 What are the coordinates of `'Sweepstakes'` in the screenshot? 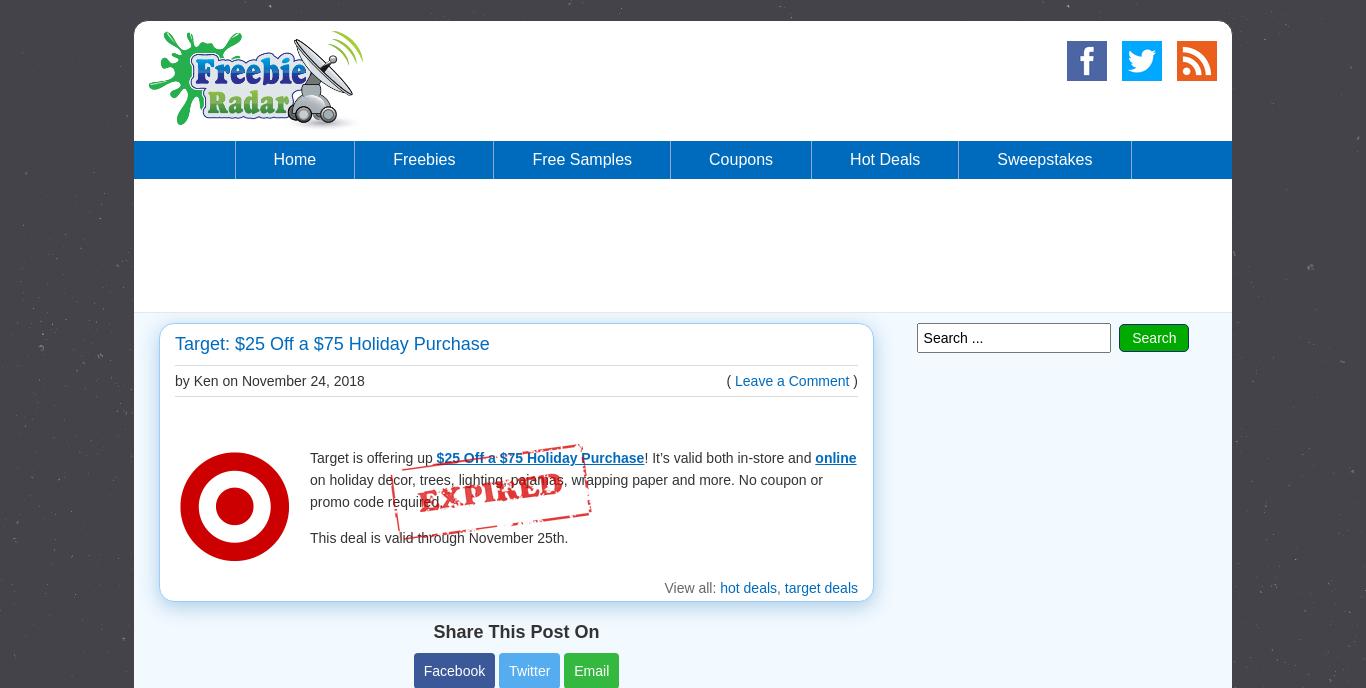 It's located at (997, 158).